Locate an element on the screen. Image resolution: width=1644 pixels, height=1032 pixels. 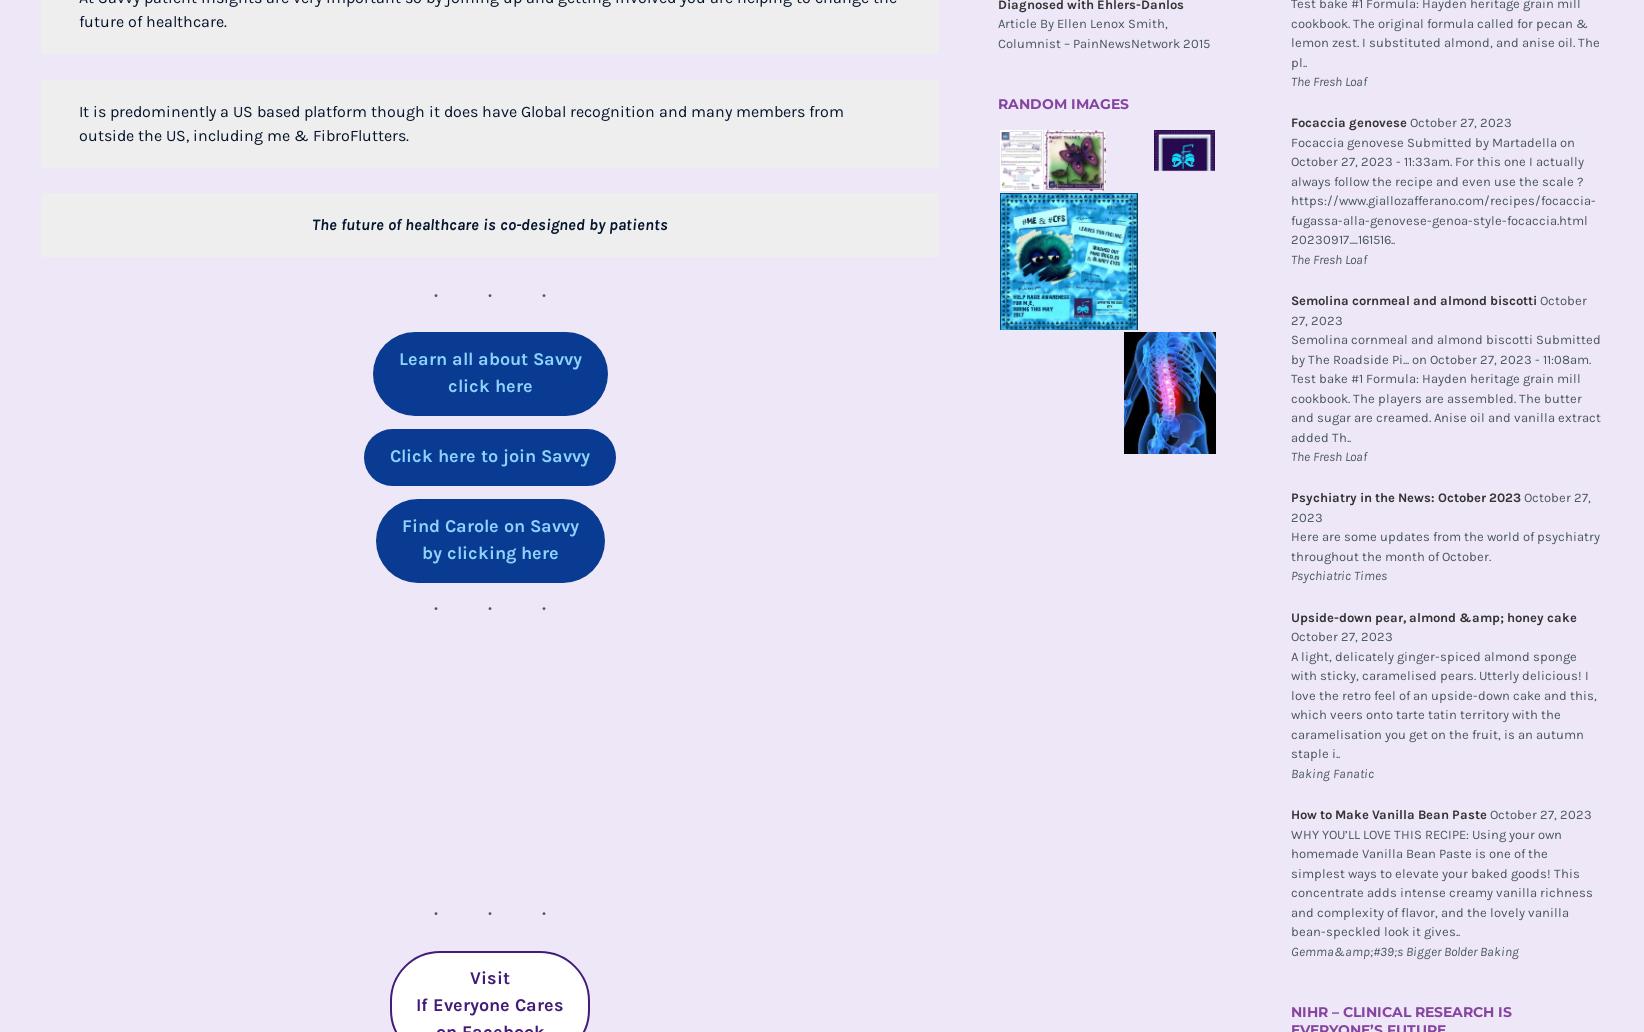
'Semolina cornmeal and almond biscotti' is located at coordinates (1290, 300).